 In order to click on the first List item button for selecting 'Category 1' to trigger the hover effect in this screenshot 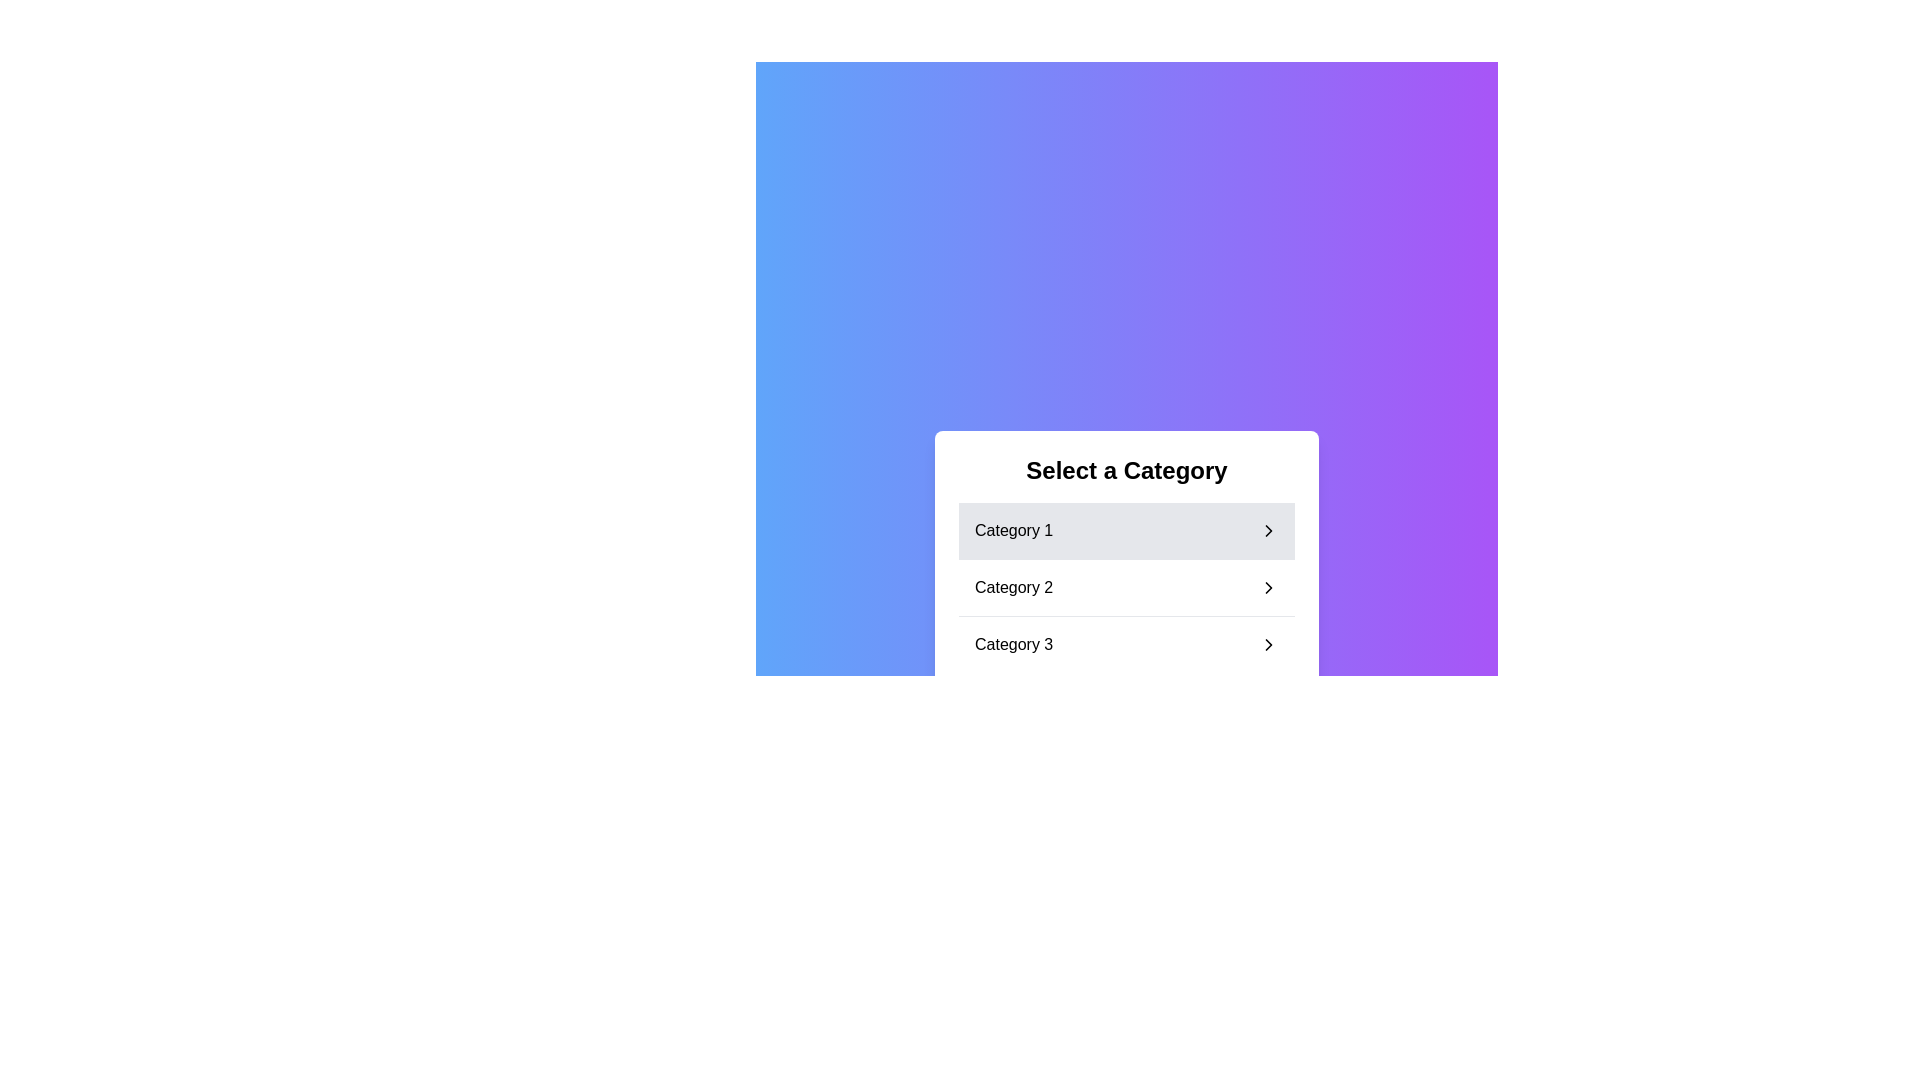, I will do `click(1127, 530)`.